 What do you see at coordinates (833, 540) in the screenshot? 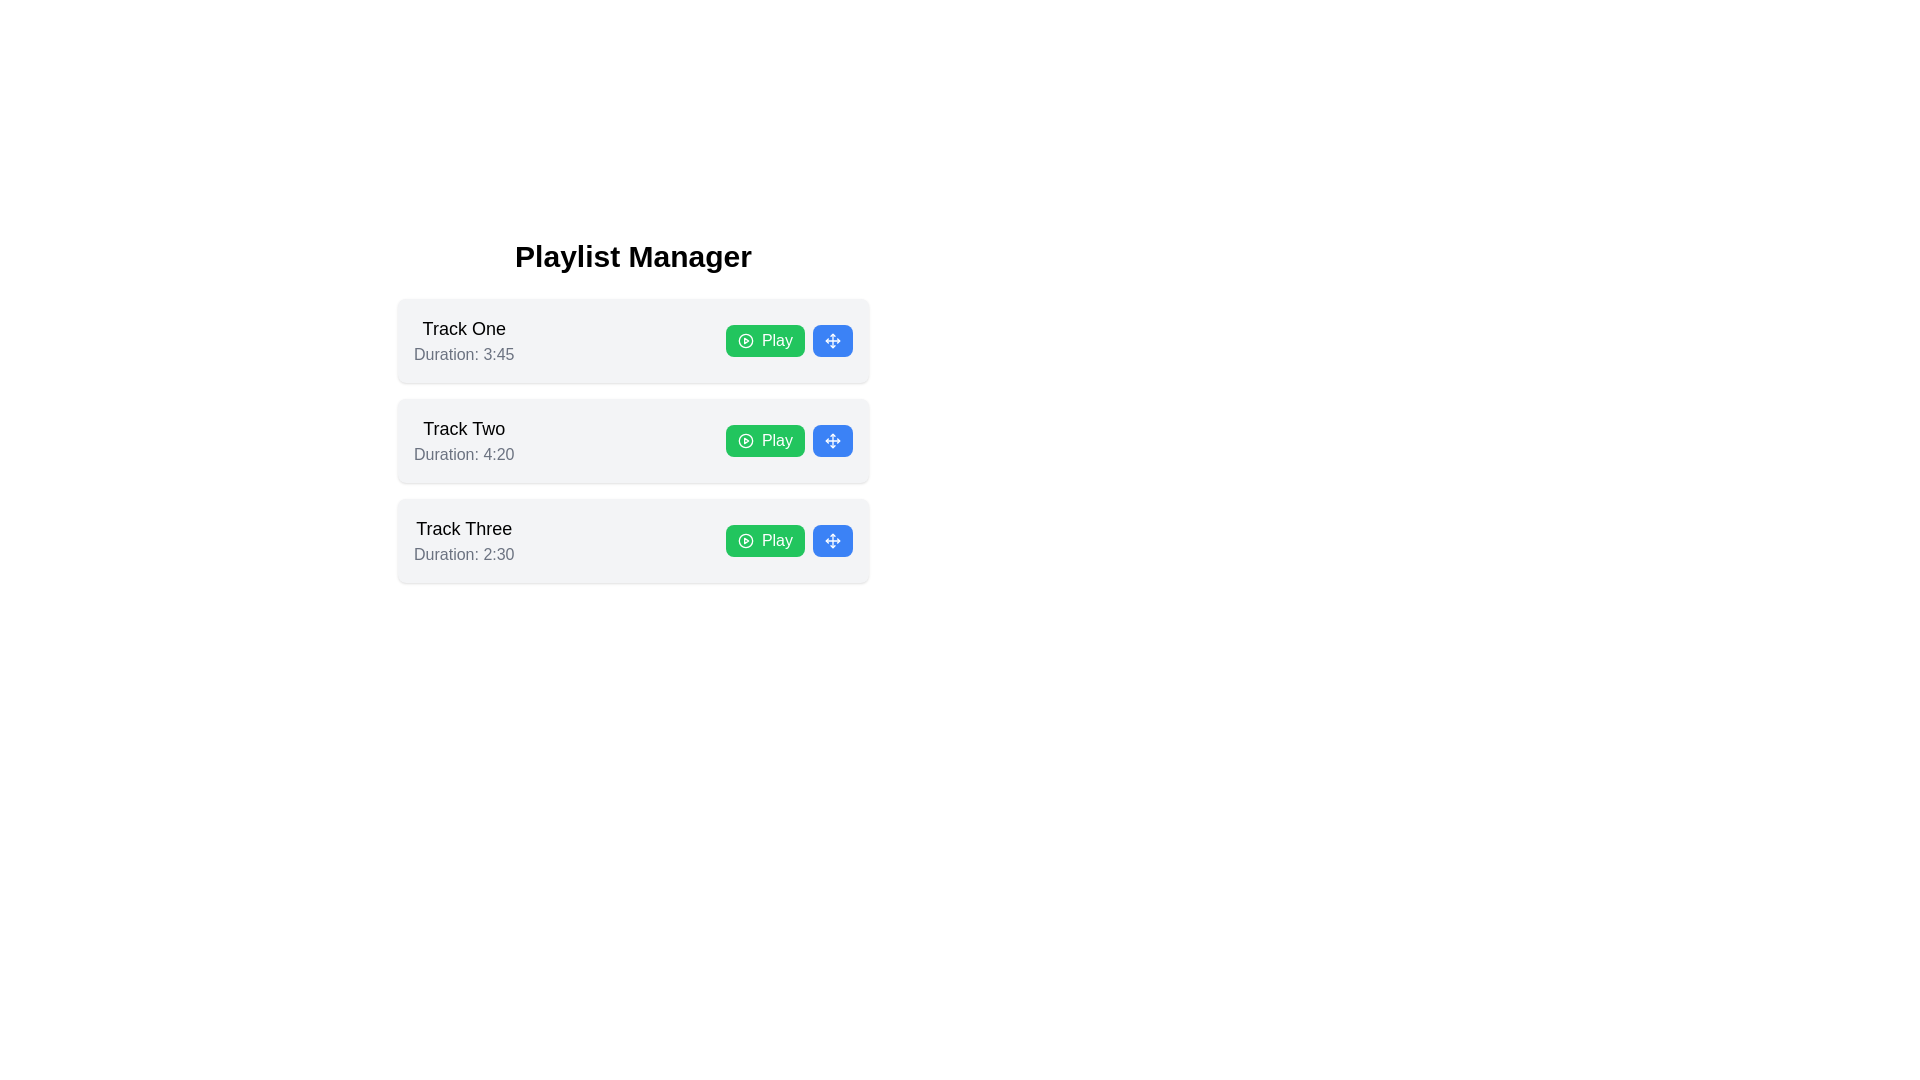
I see `the move icon button with a blue background and white cross-shaped design located in the third row of the playlist manager interface, next to the 'Play' button for 'Track Three' to initiate a move action` at bounding box center [833, 540].